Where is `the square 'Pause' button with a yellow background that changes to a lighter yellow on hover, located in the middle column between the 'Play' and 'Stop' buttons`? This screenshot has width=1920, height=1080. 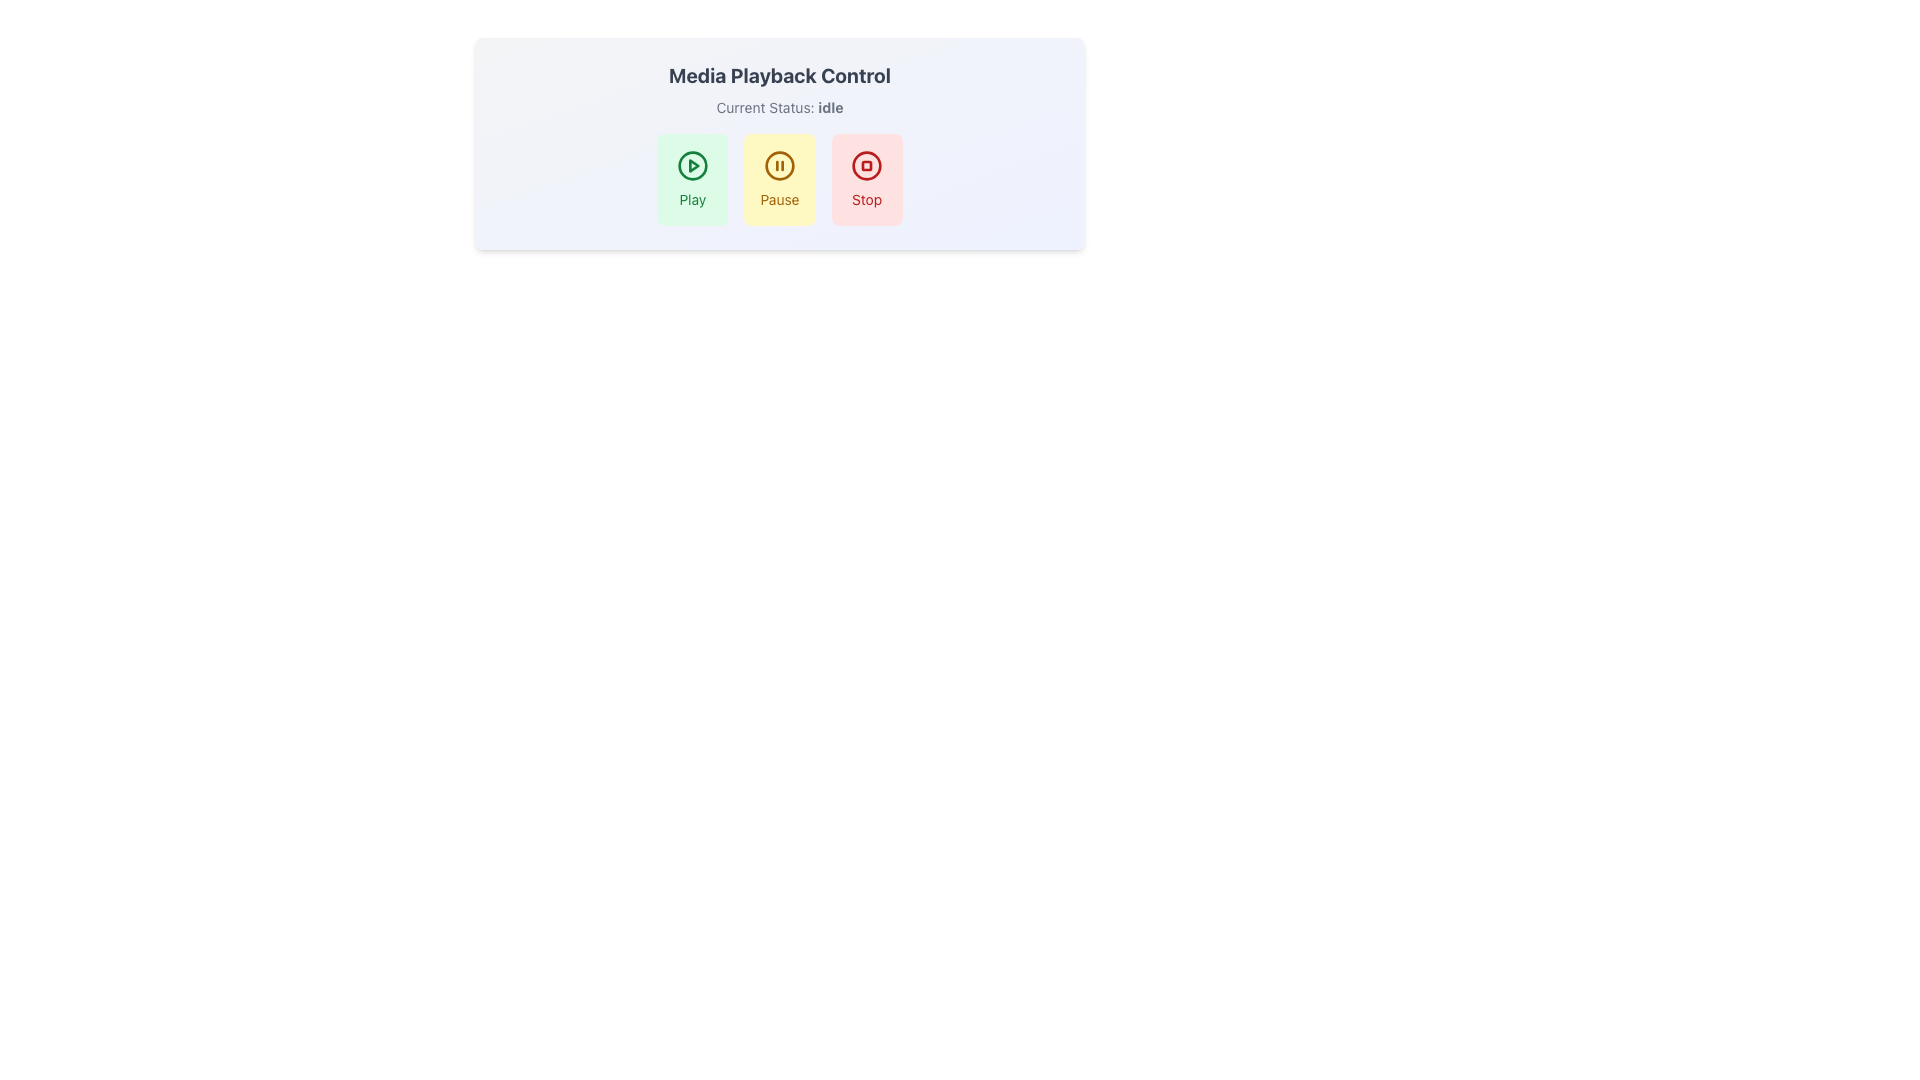 the square 'Pause' button with a yellow background that changes to a lighter yellow on hover, located in the middle column between the 'Play' and 'Stop' buttons is located at coordinates (778, 180).